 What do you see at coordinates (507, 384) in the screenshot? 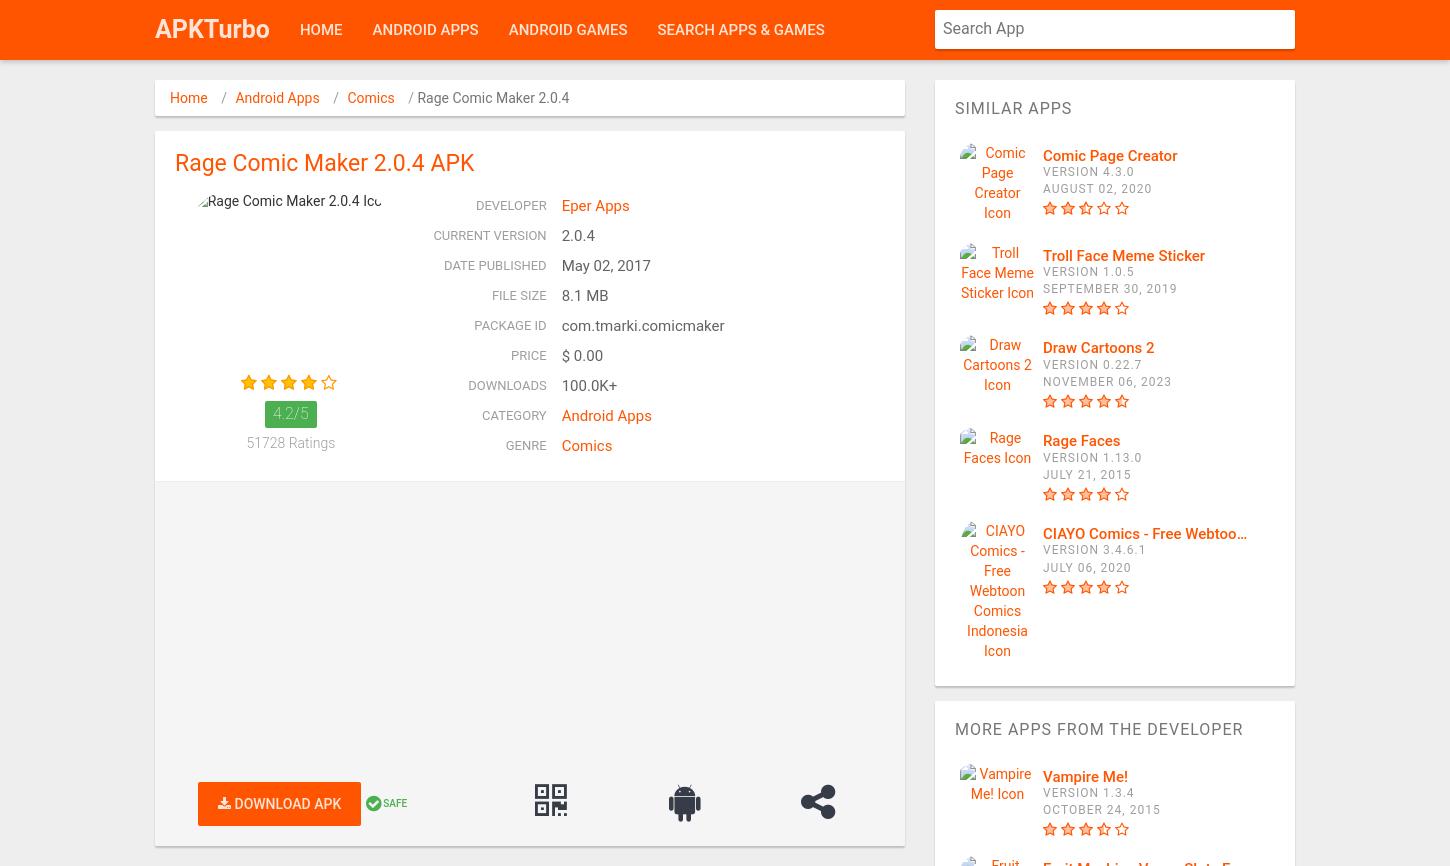
I see `'Downloads'` at bounding box center [507, 384].